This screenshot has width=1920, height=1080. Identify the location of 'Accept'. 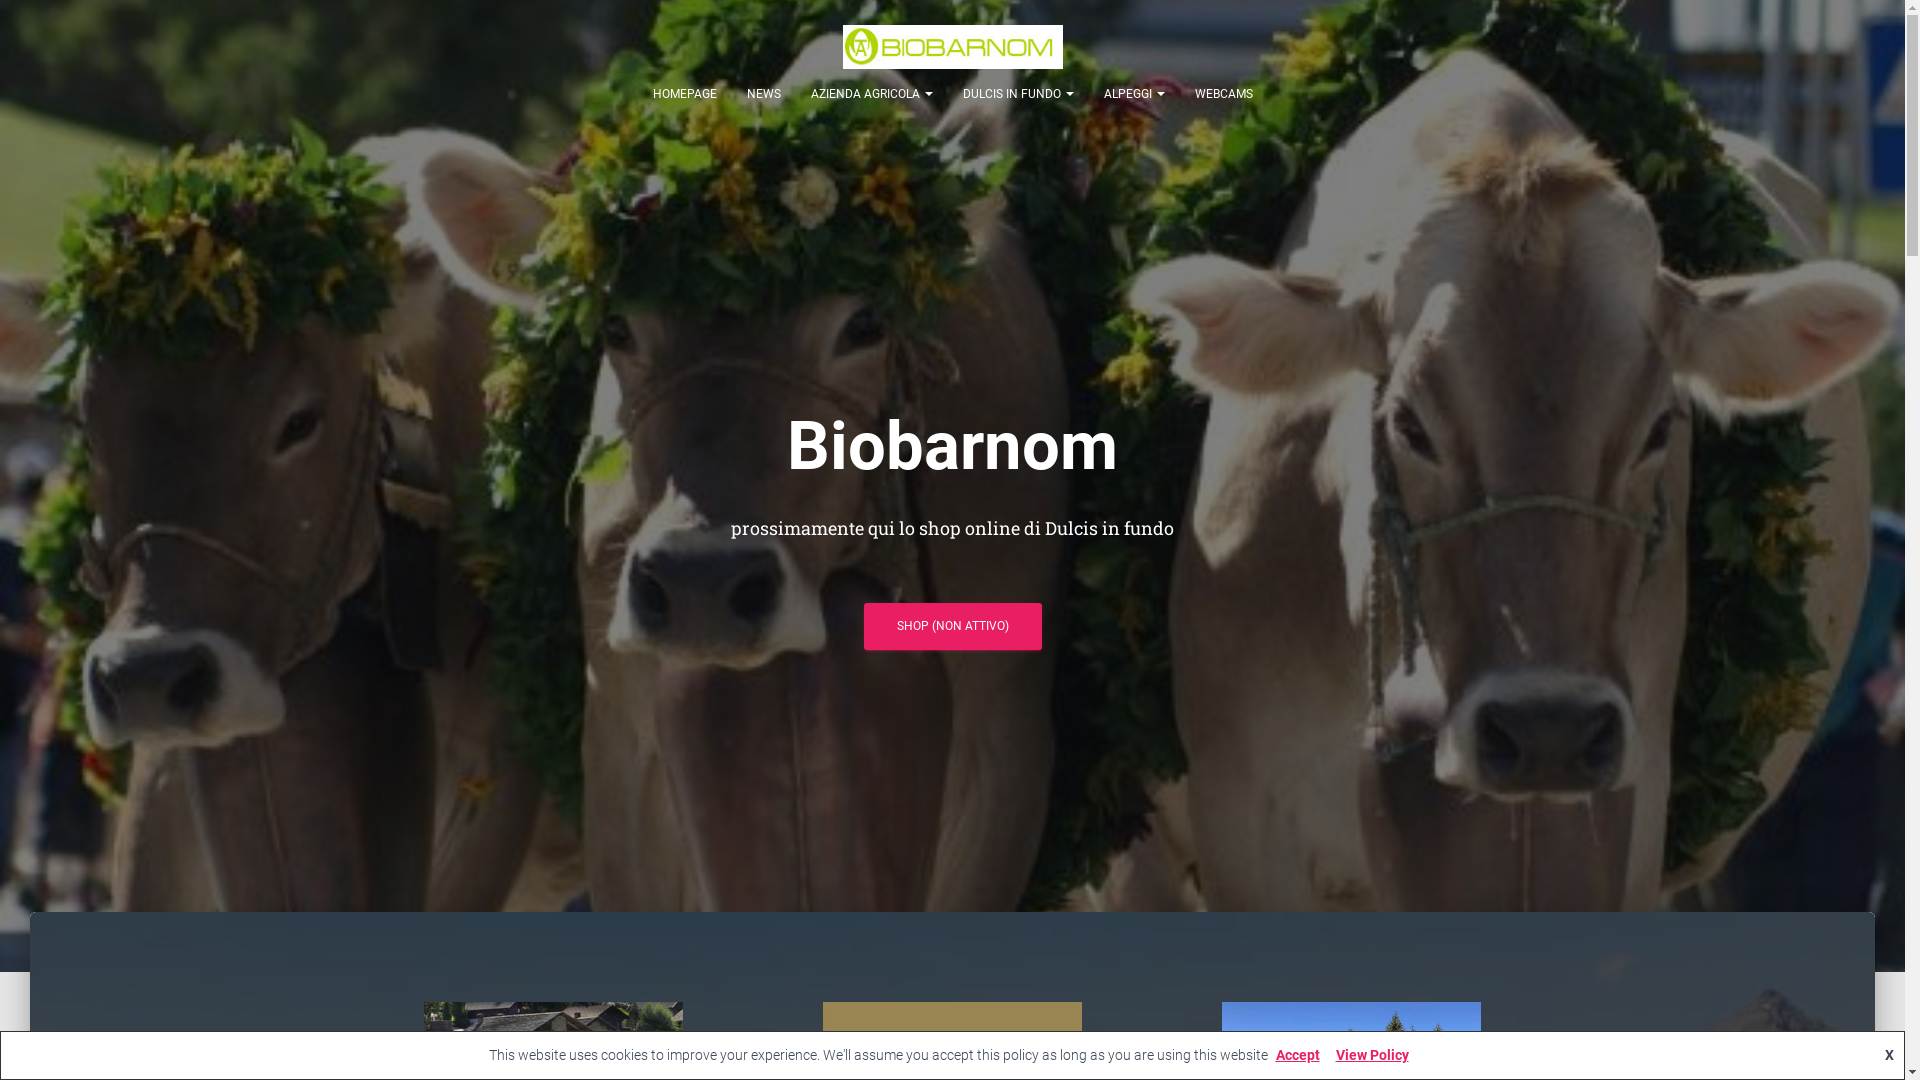
(1297, 1054).